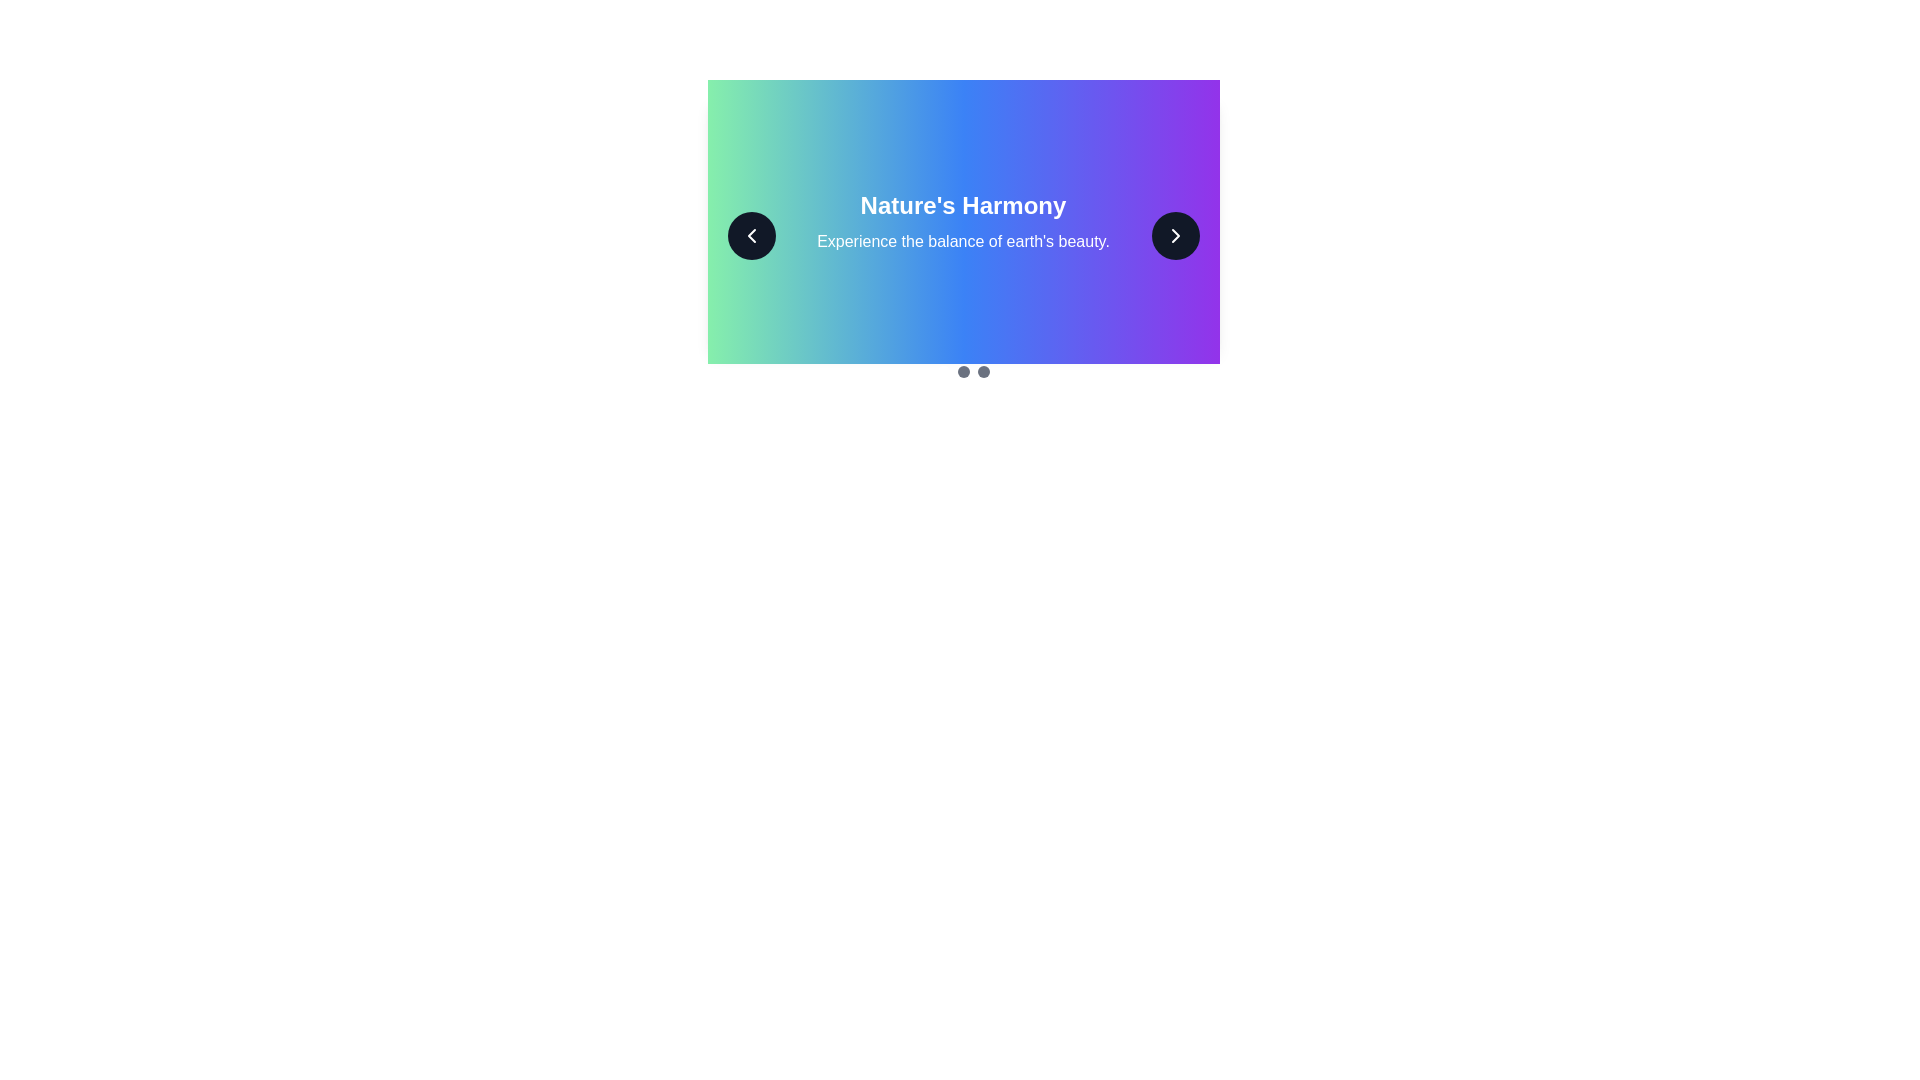 This screenshot has width=1920, height=1080. Describe the element at coordinates (963, 371) in the screenshot. I see `the second circular gray icon in a group of three, located below the main content area of the card-like section` at that location.